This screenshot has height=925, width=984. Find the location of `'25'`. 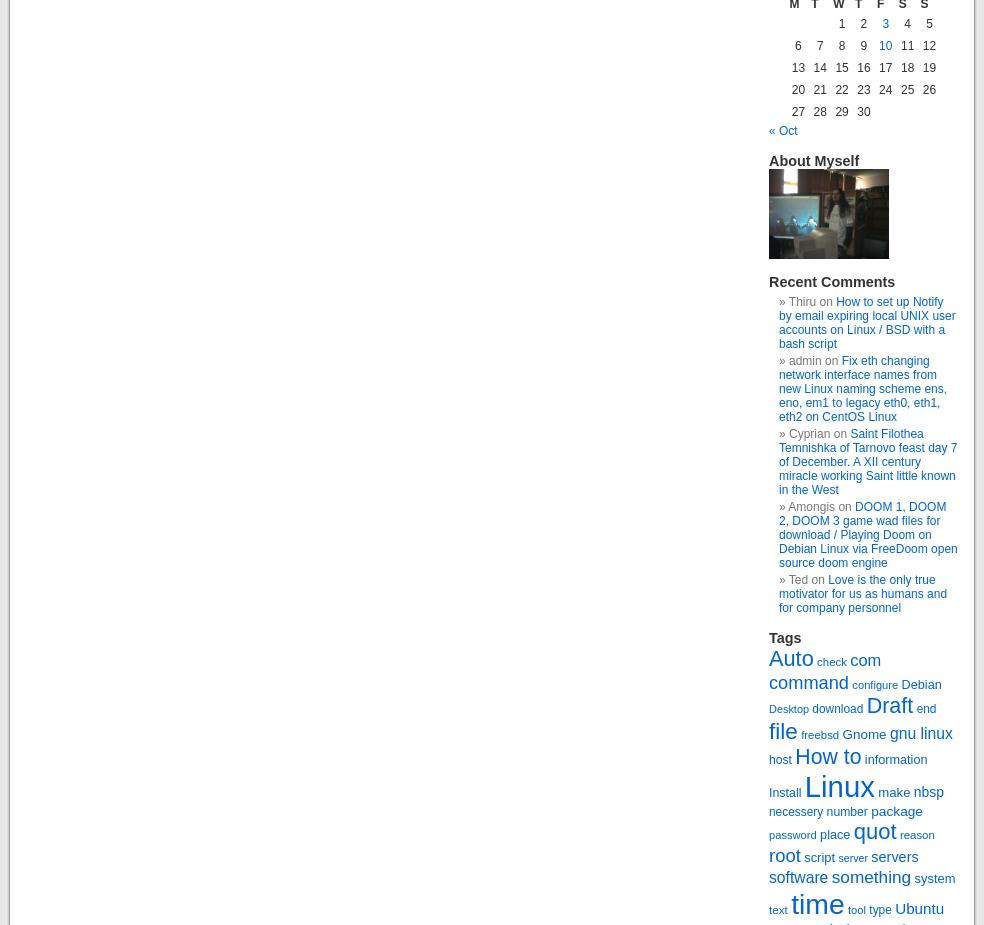

'25' is located at coordinates (906, 89).